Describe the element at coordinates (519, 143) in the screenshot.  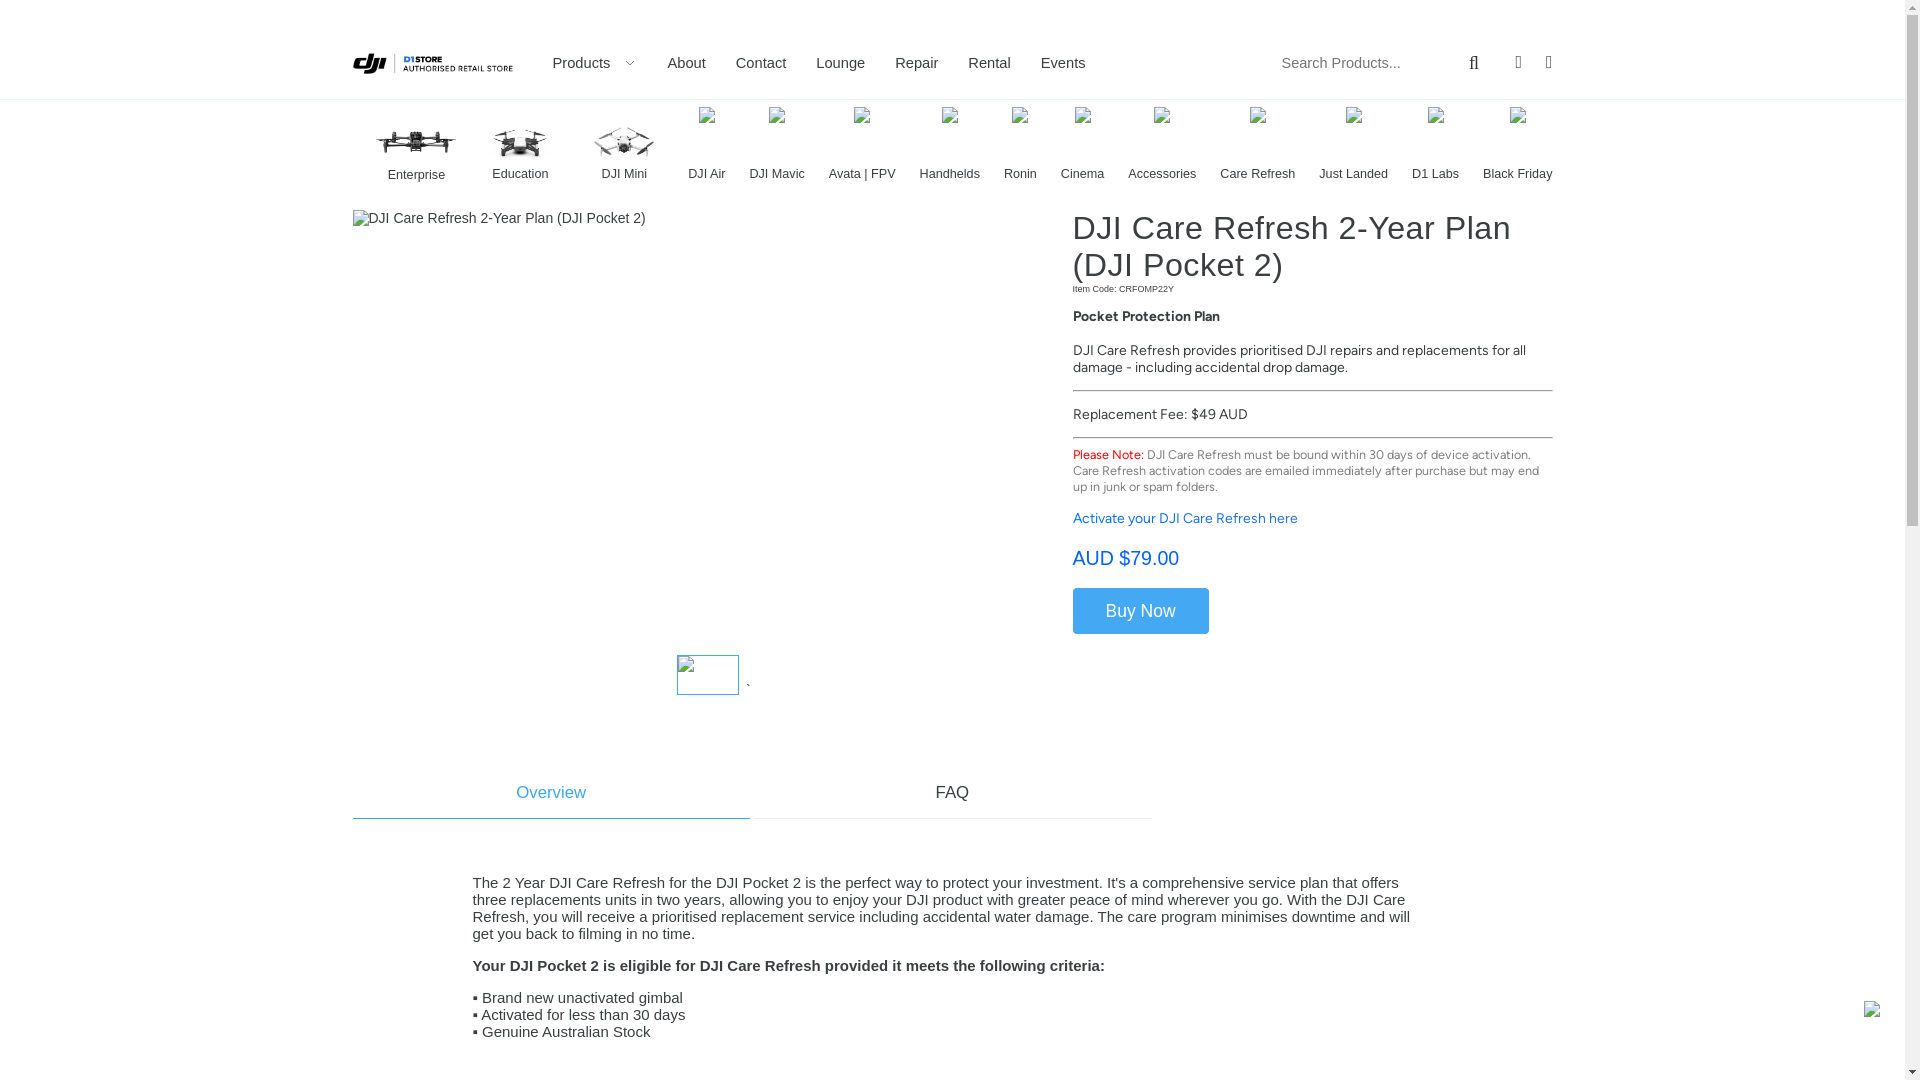
I see `'Education'` at that location.